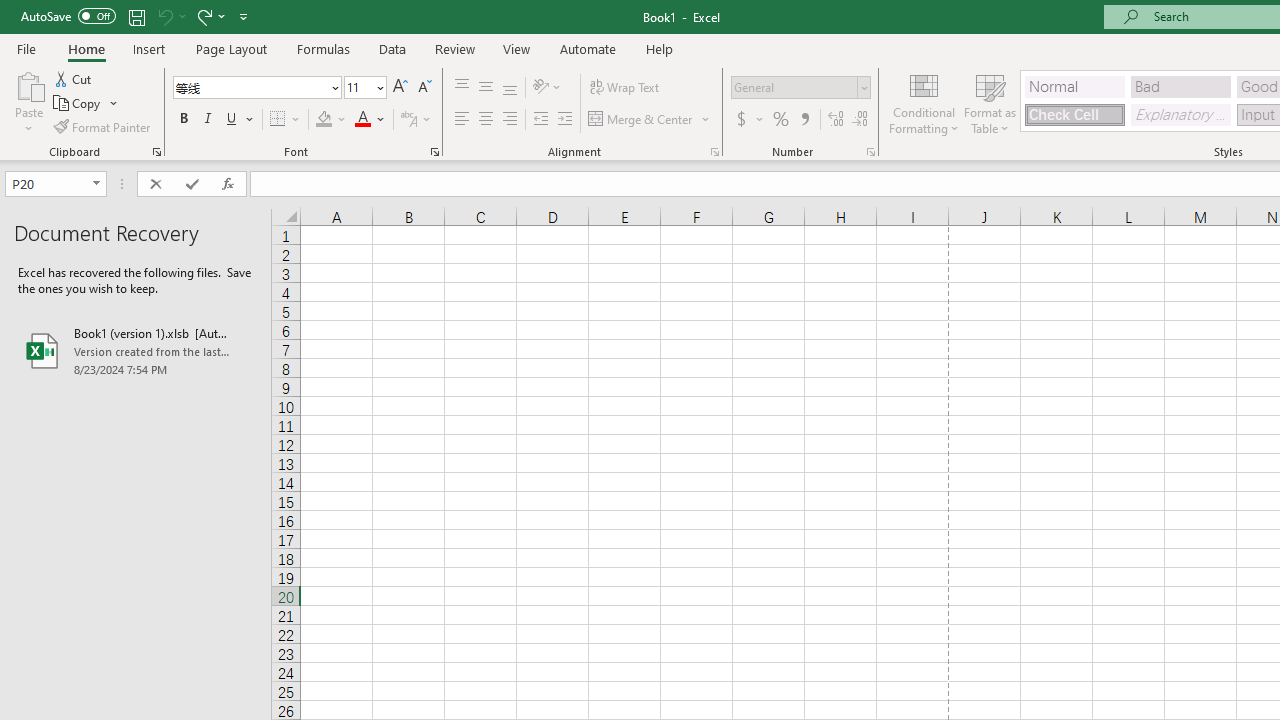 This screenshot has height=720, width=1280. What do you see at coordinates (990, 103) in the screenshot?
I see `'Format as Table'` at bounding box center [990, 103].